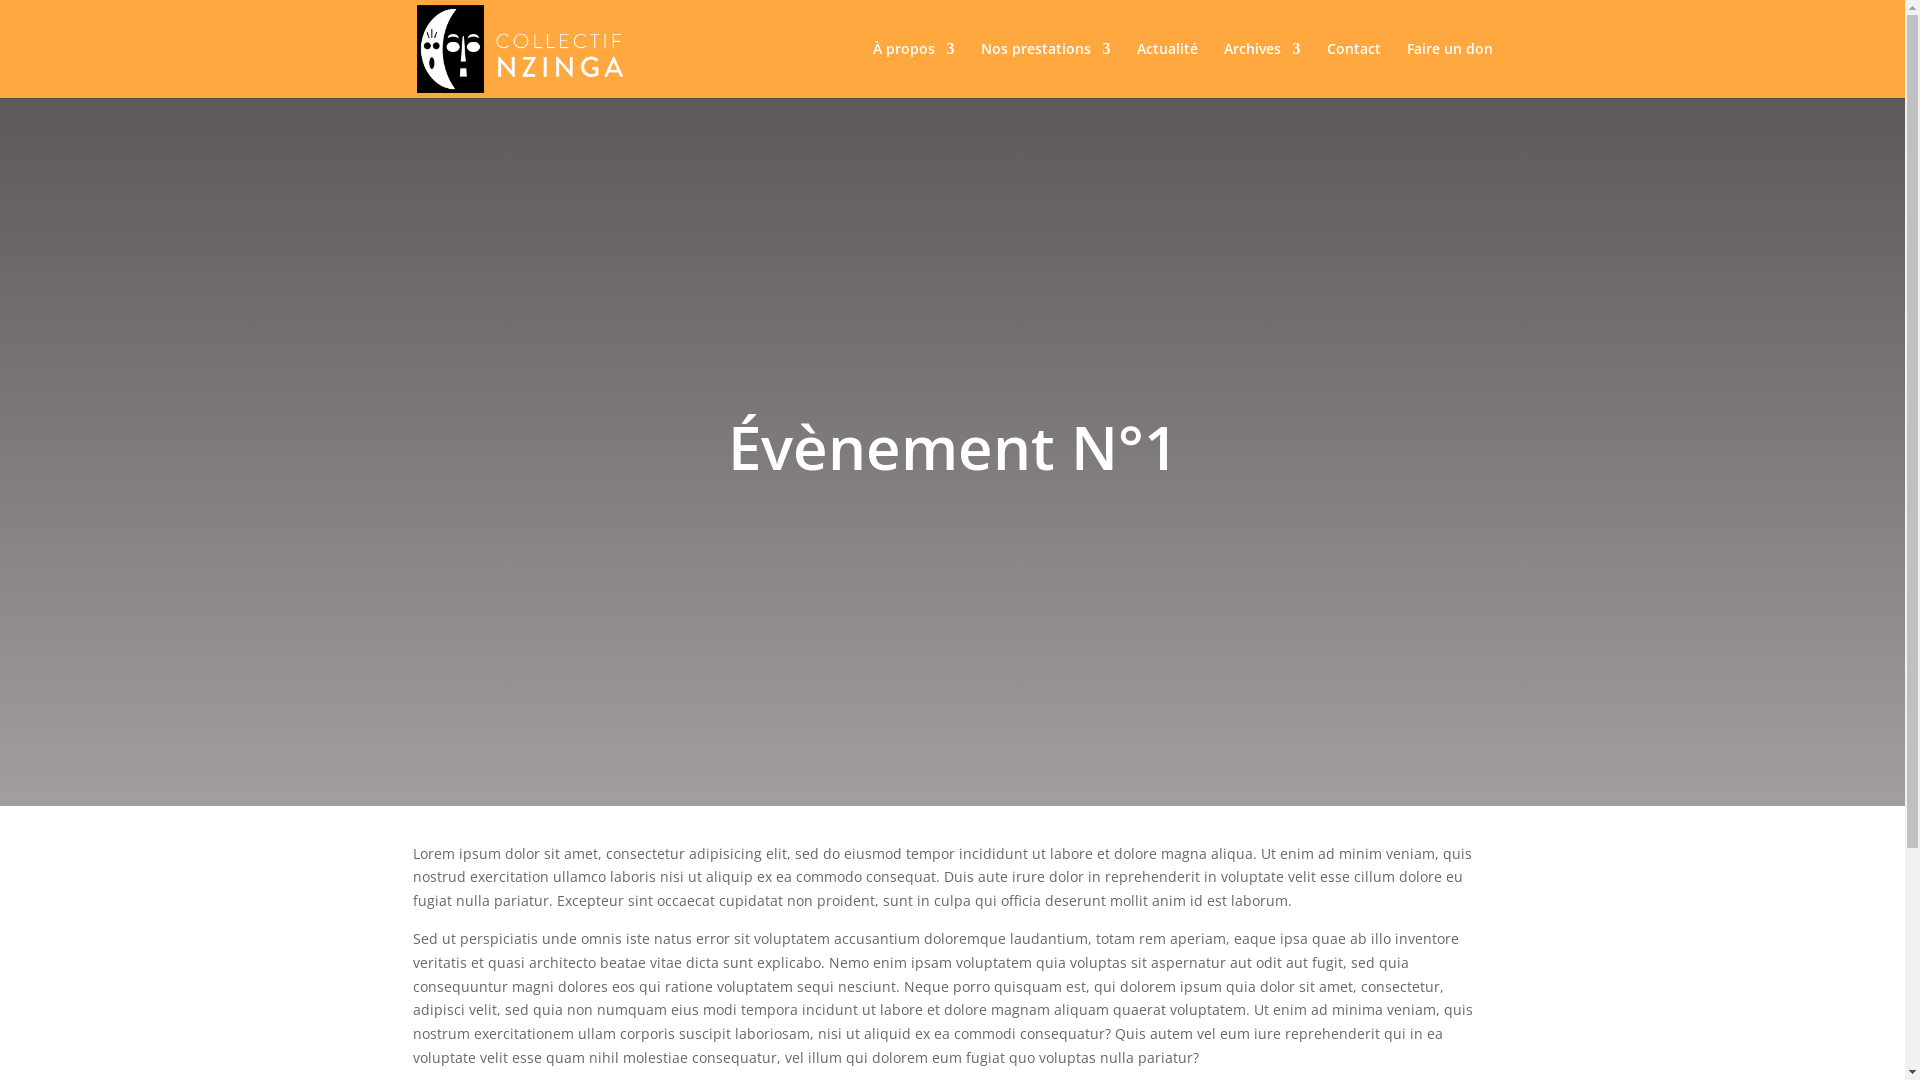 The image size is (1920, 1080). Describe the element at coordinates (1449, 68) in the screenshot. I see `'Faire un don'` at that location.